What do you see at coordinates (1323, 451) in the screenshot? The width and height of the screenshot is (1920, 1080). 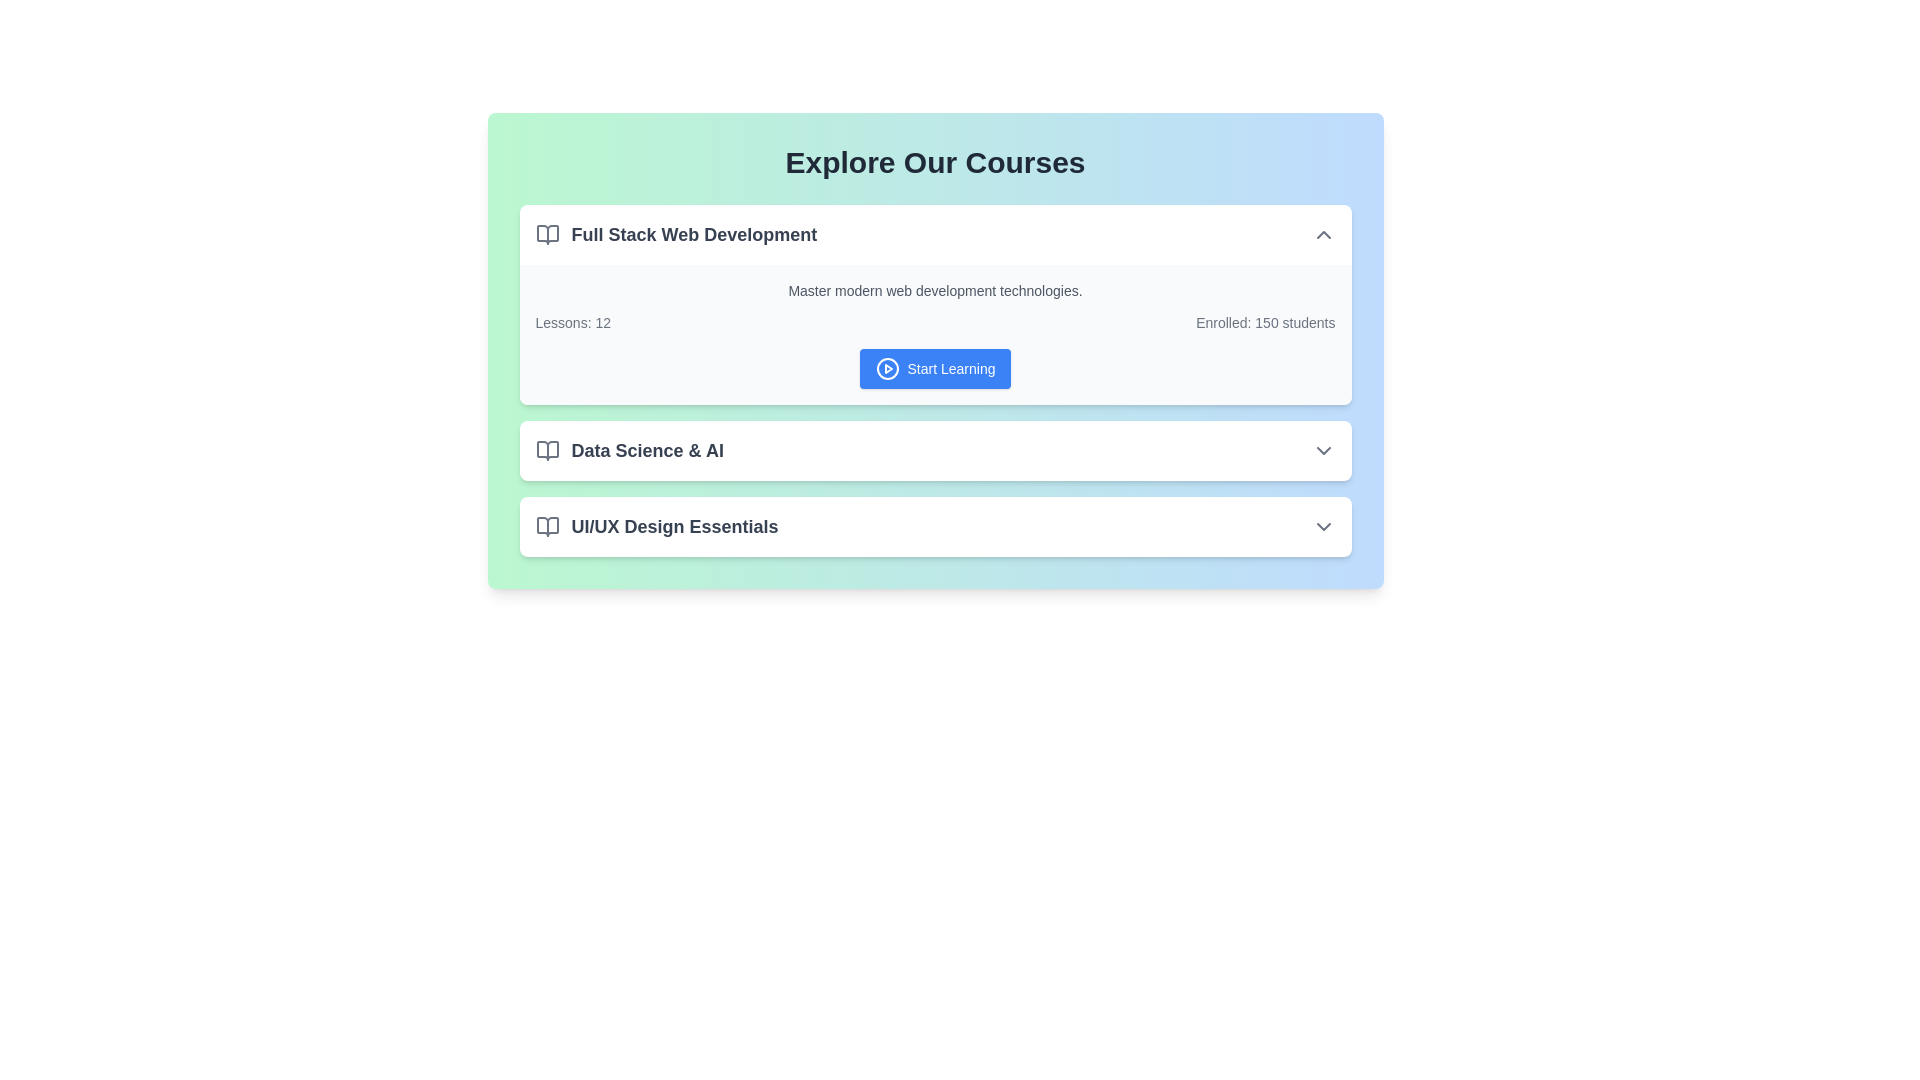 I see `the downward-facing chevron icon of the Dropdown control located at the far right of the 'Data Science & AI' menu bar to trigger potential visual effects` at bounding box center [1323, 451].